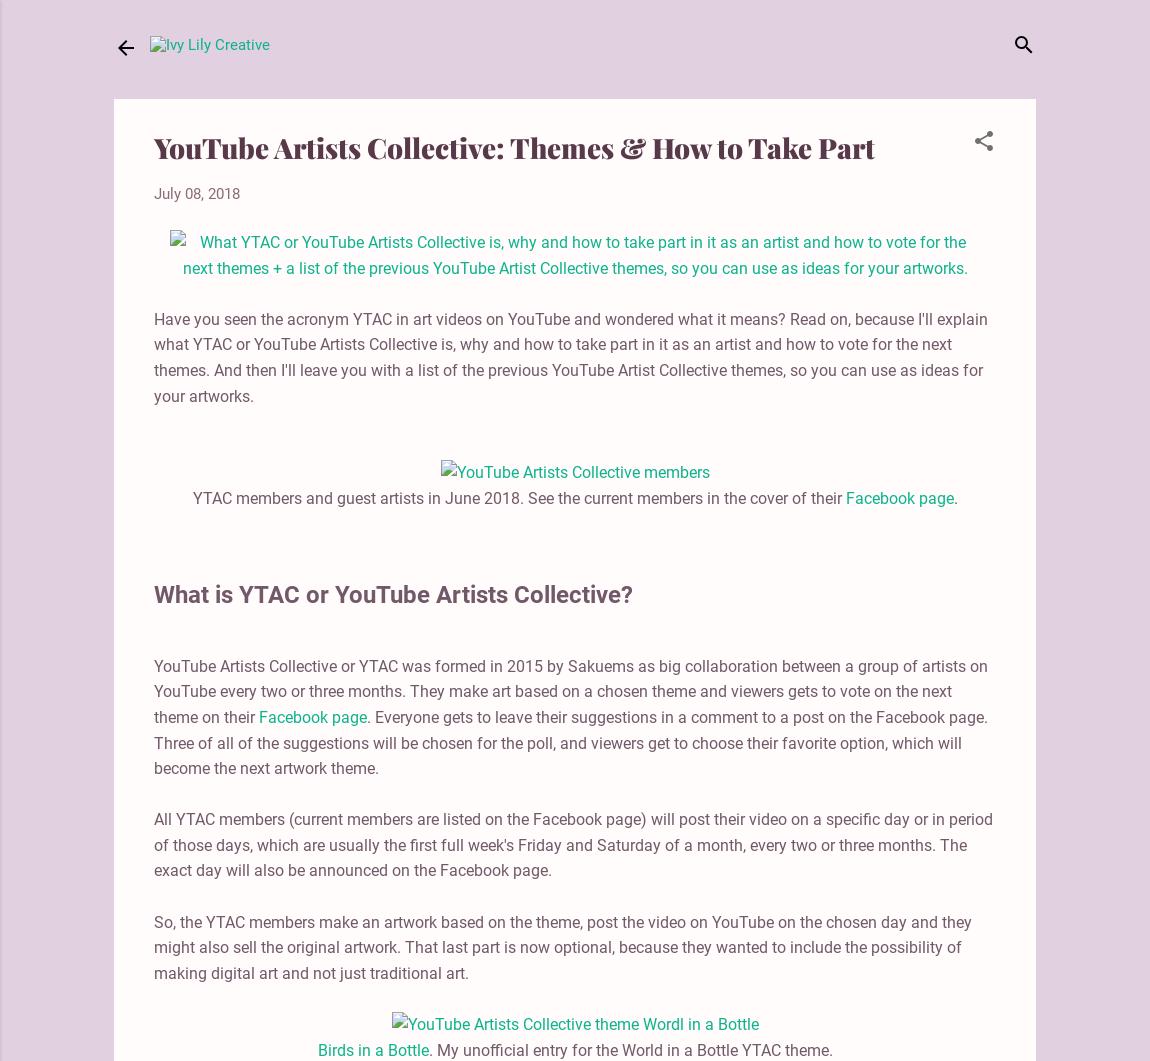 This screenshot has height=1061, width=1150. I want to click on '. My unofficial entry for the World in a Bottle YTAC theme.', so click(628, 1048).